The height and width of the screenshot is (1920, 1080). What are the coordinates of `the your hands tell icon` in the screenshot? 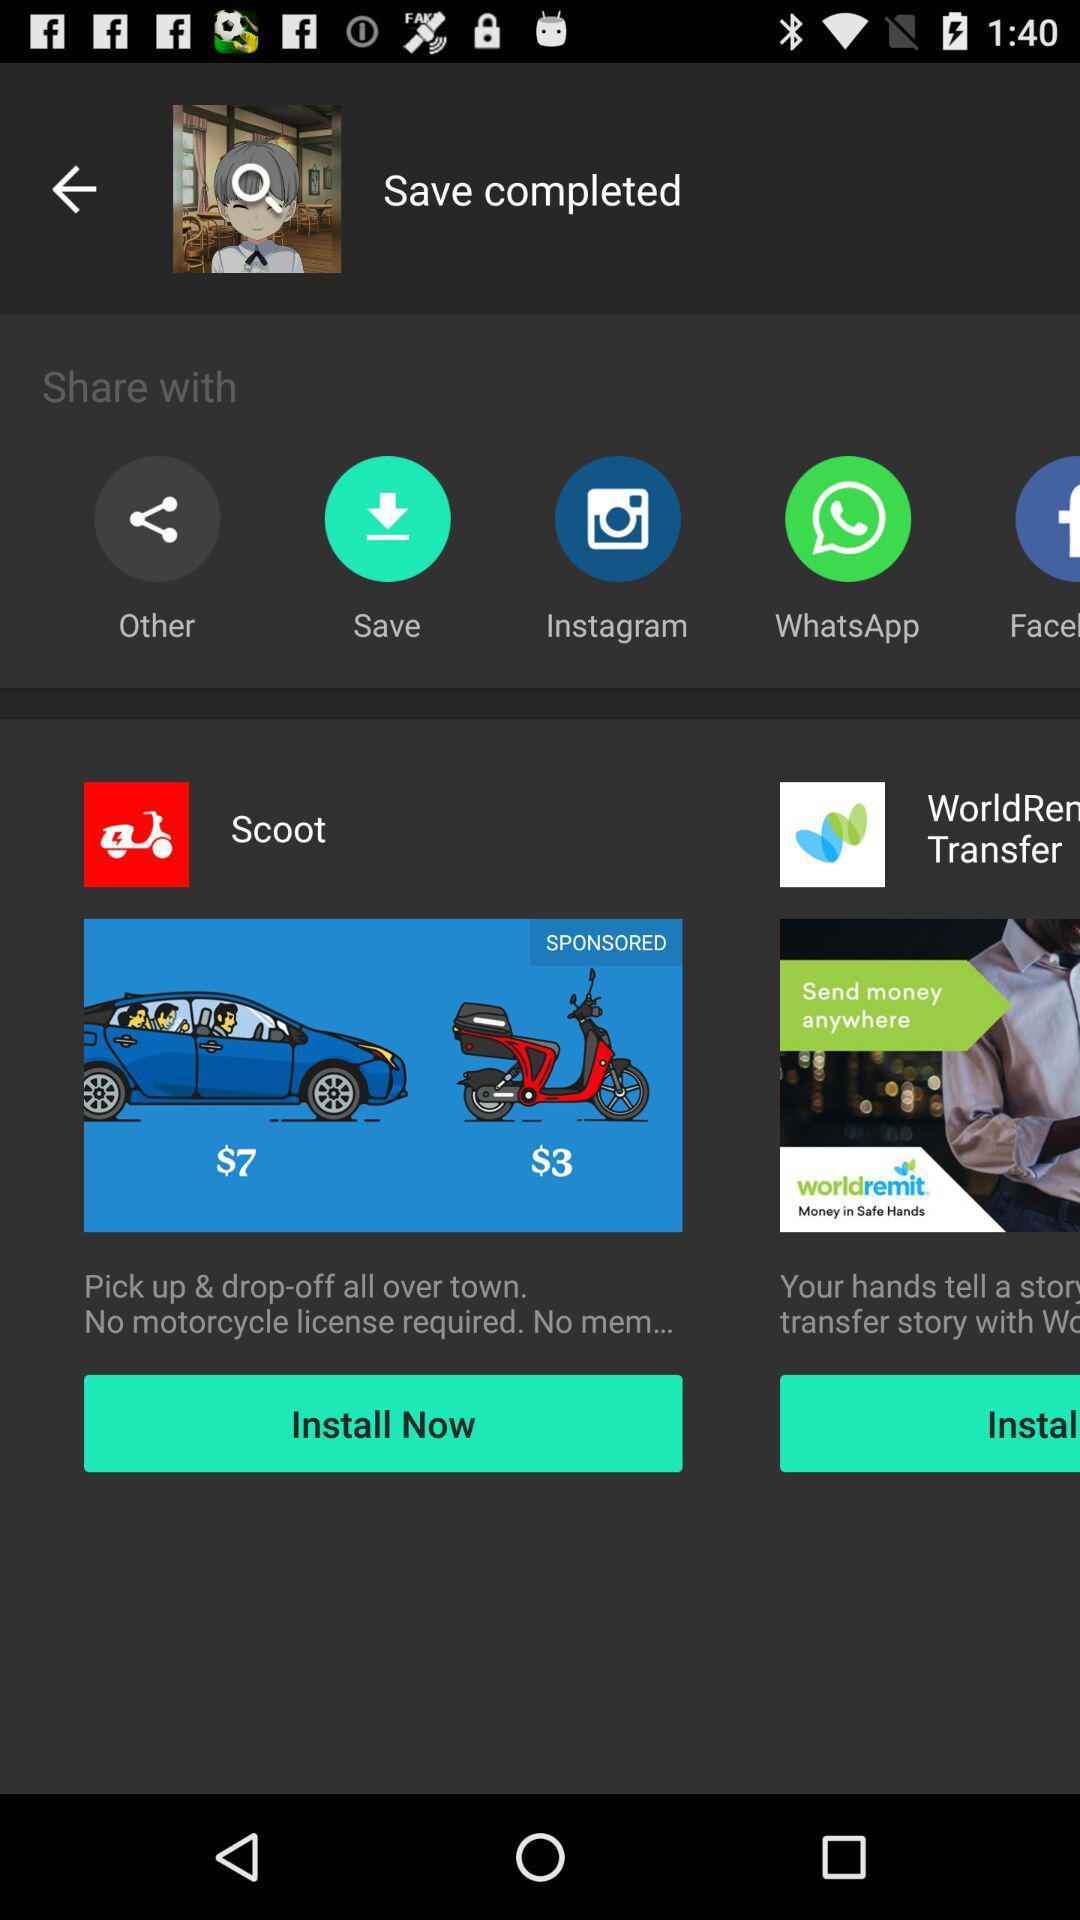 It's located at (929, 1303).